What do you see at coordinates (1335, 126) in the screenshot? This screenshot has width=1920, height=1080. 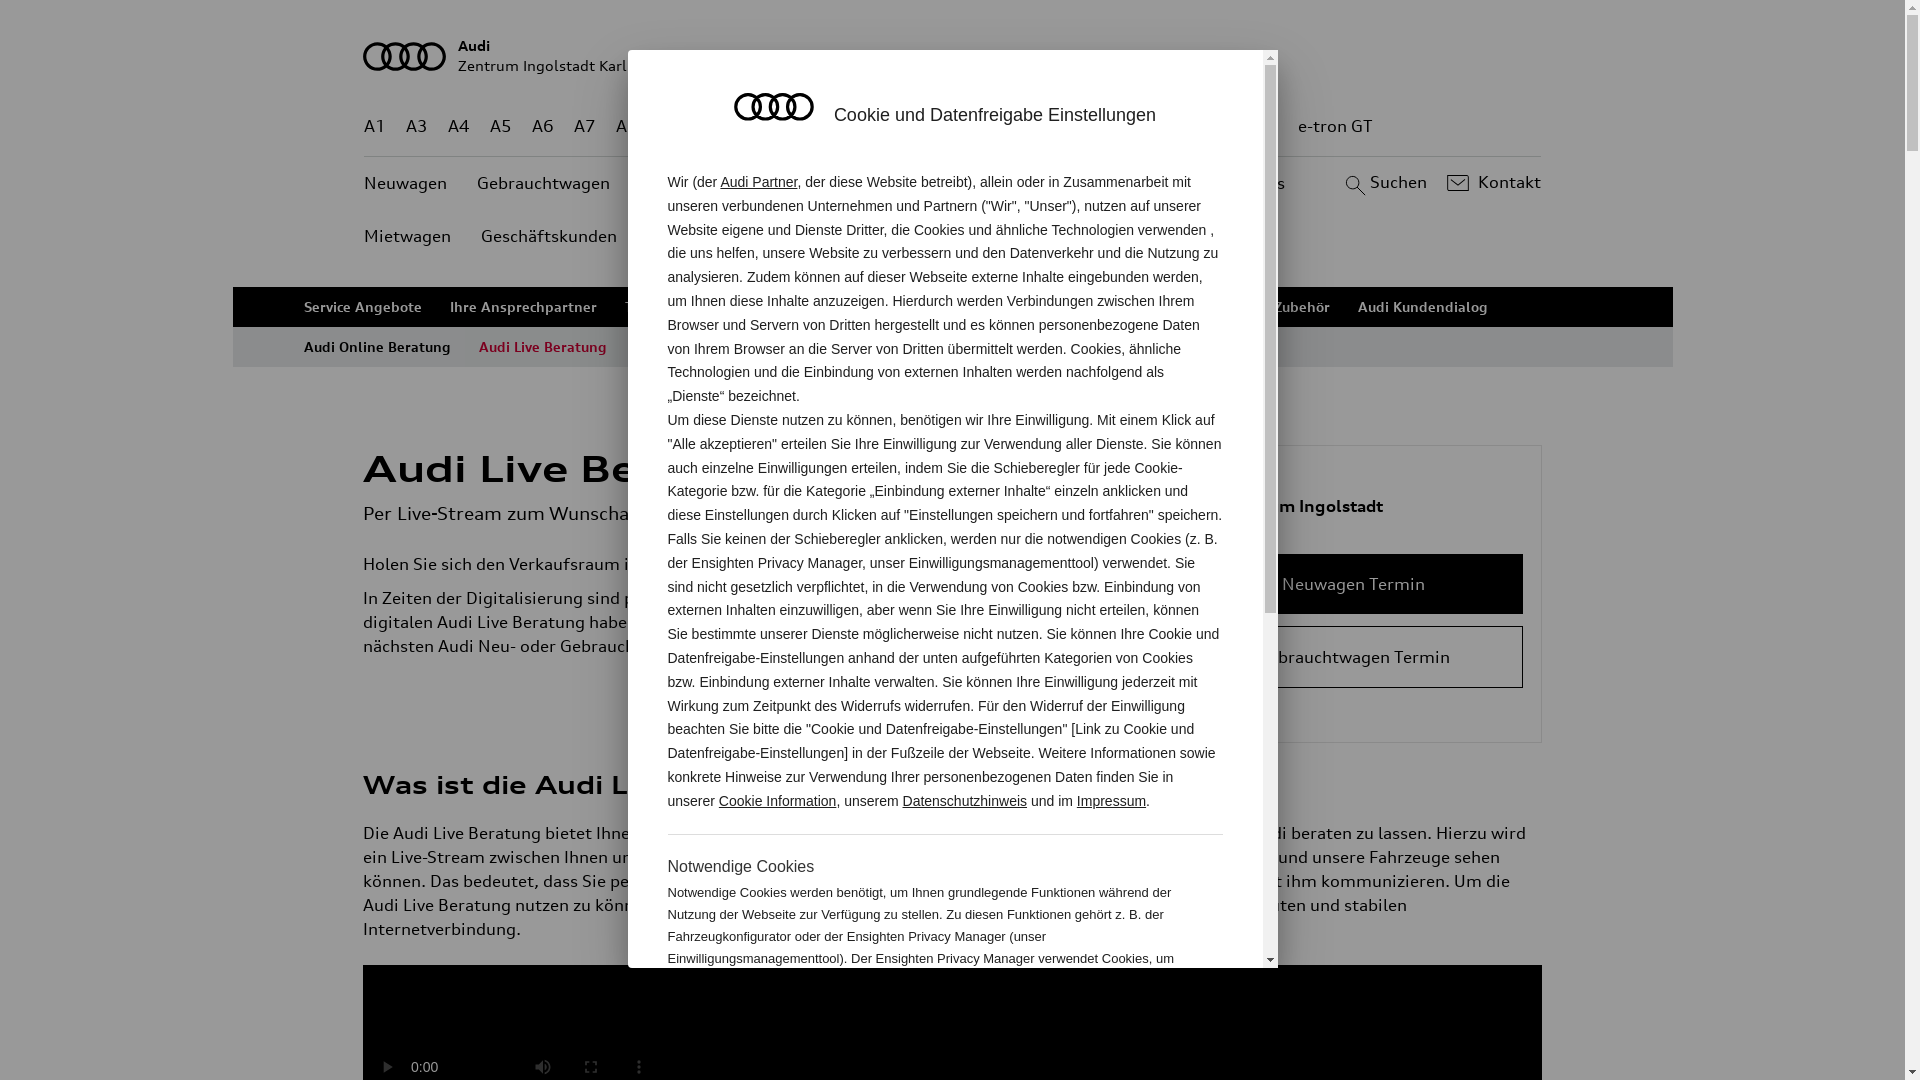 I see `'e-tron GT'` at bounding box center [1335, 126].